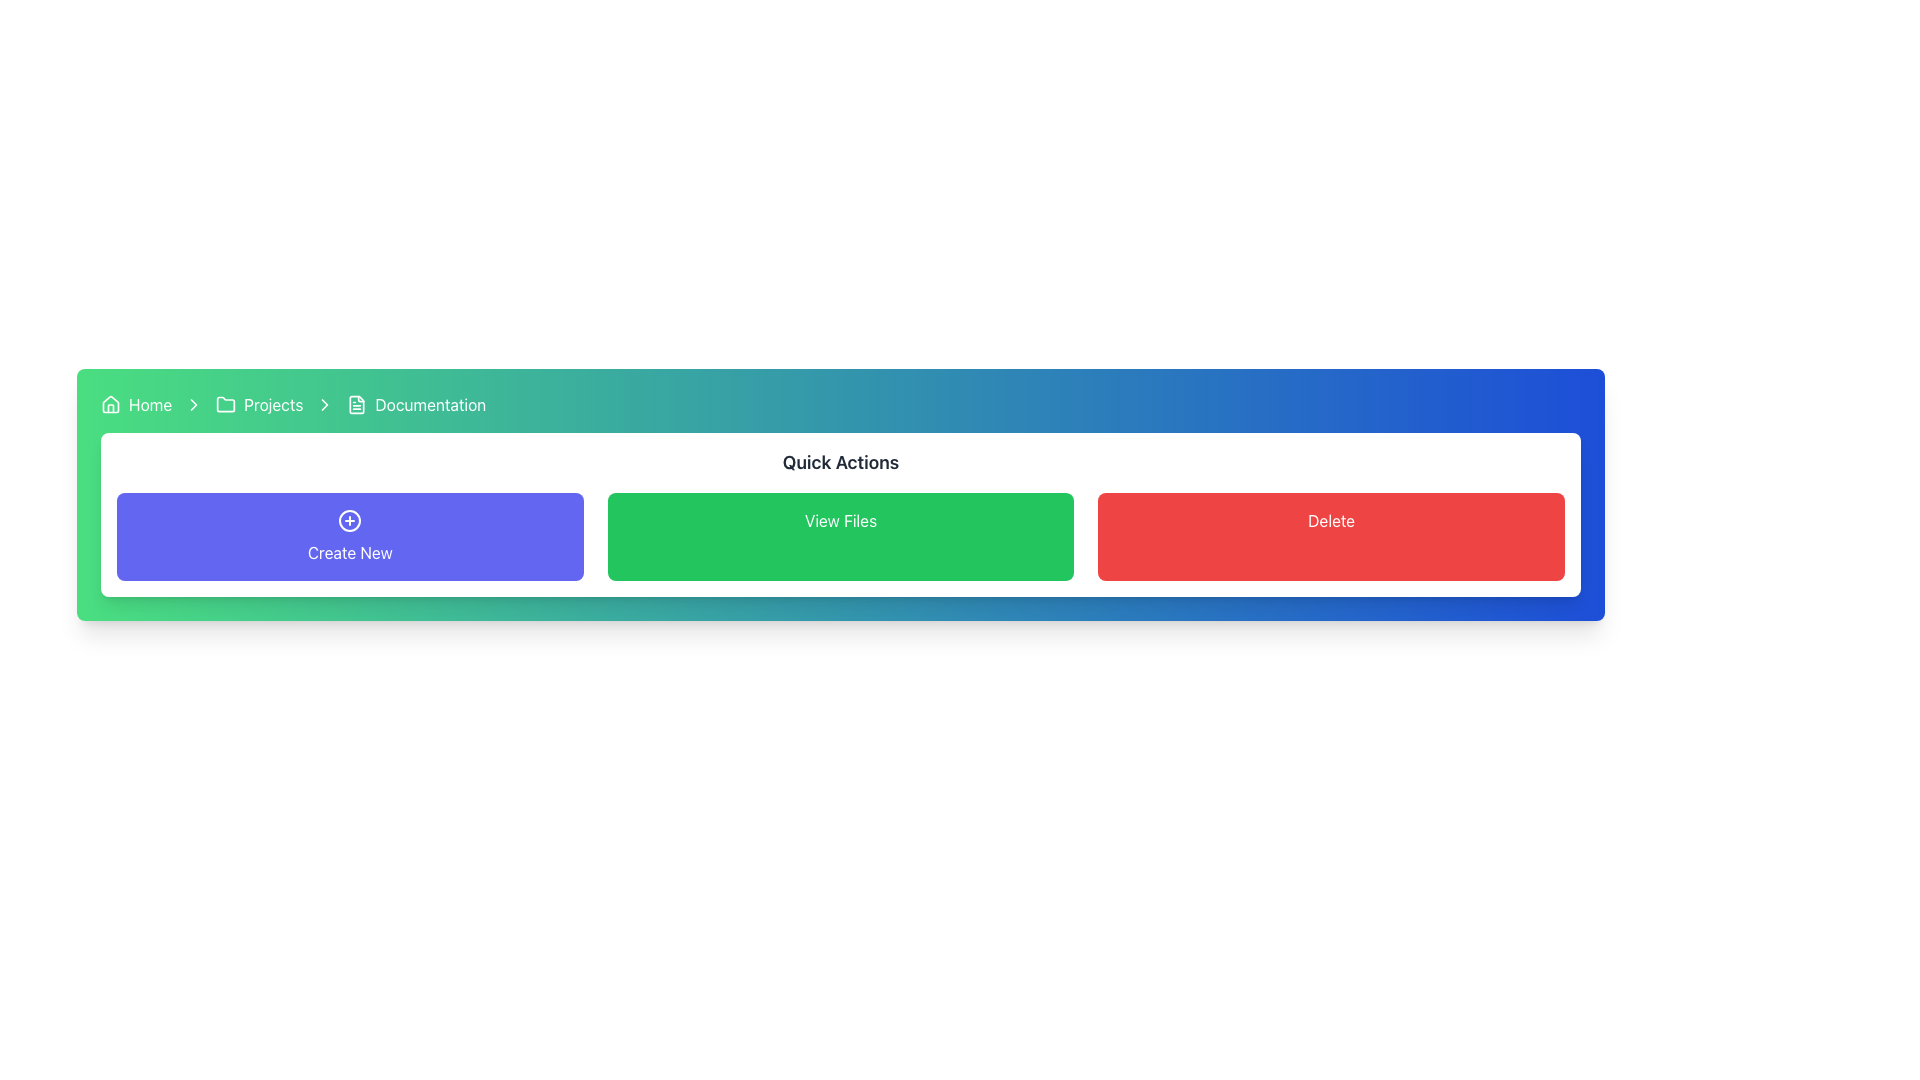 This screenshot has width=1920, height=1080. What do you see at coordinates (149, 405) in the screenshot?
I see `the 'Home' text label located in the navigation bar` at bounding box center [149, 405].